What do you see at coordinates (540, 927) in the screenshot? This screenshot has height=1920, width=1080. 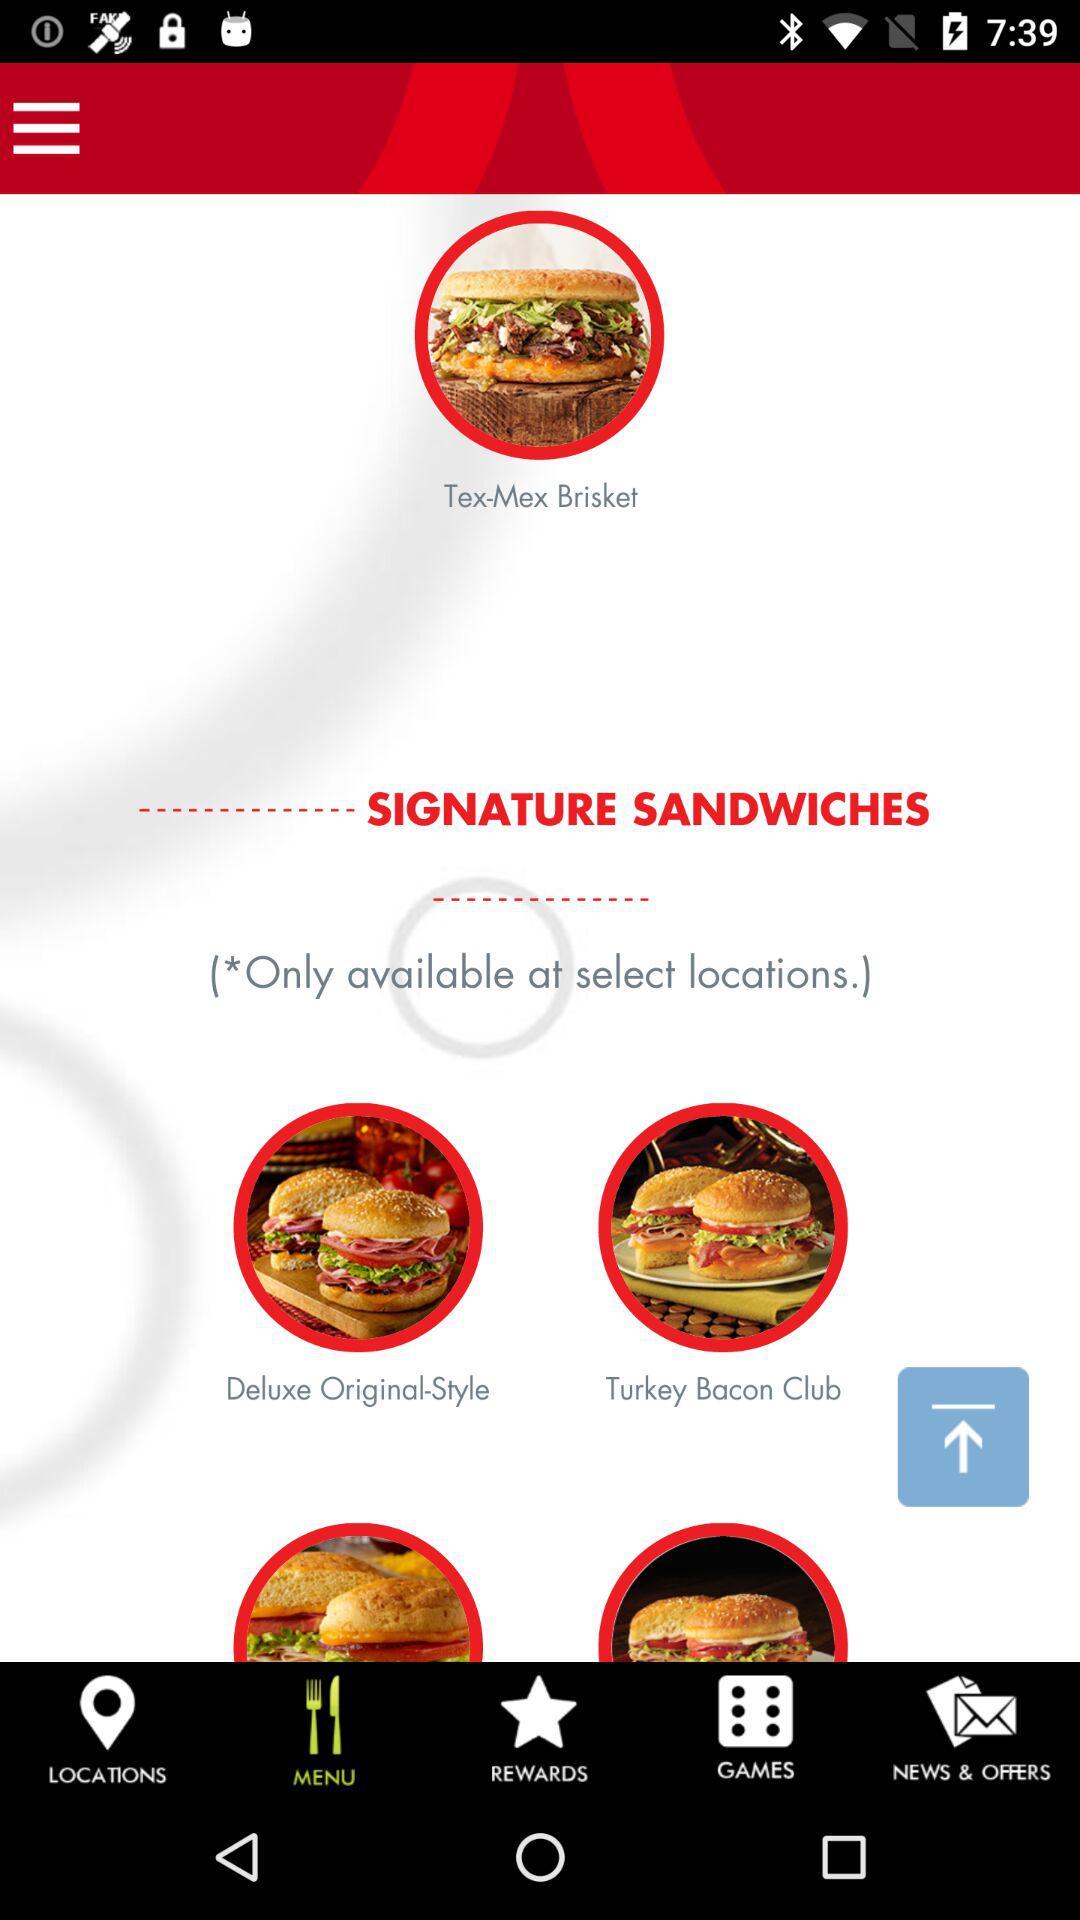 I see `principal screen` at bounding box center [540, 927].